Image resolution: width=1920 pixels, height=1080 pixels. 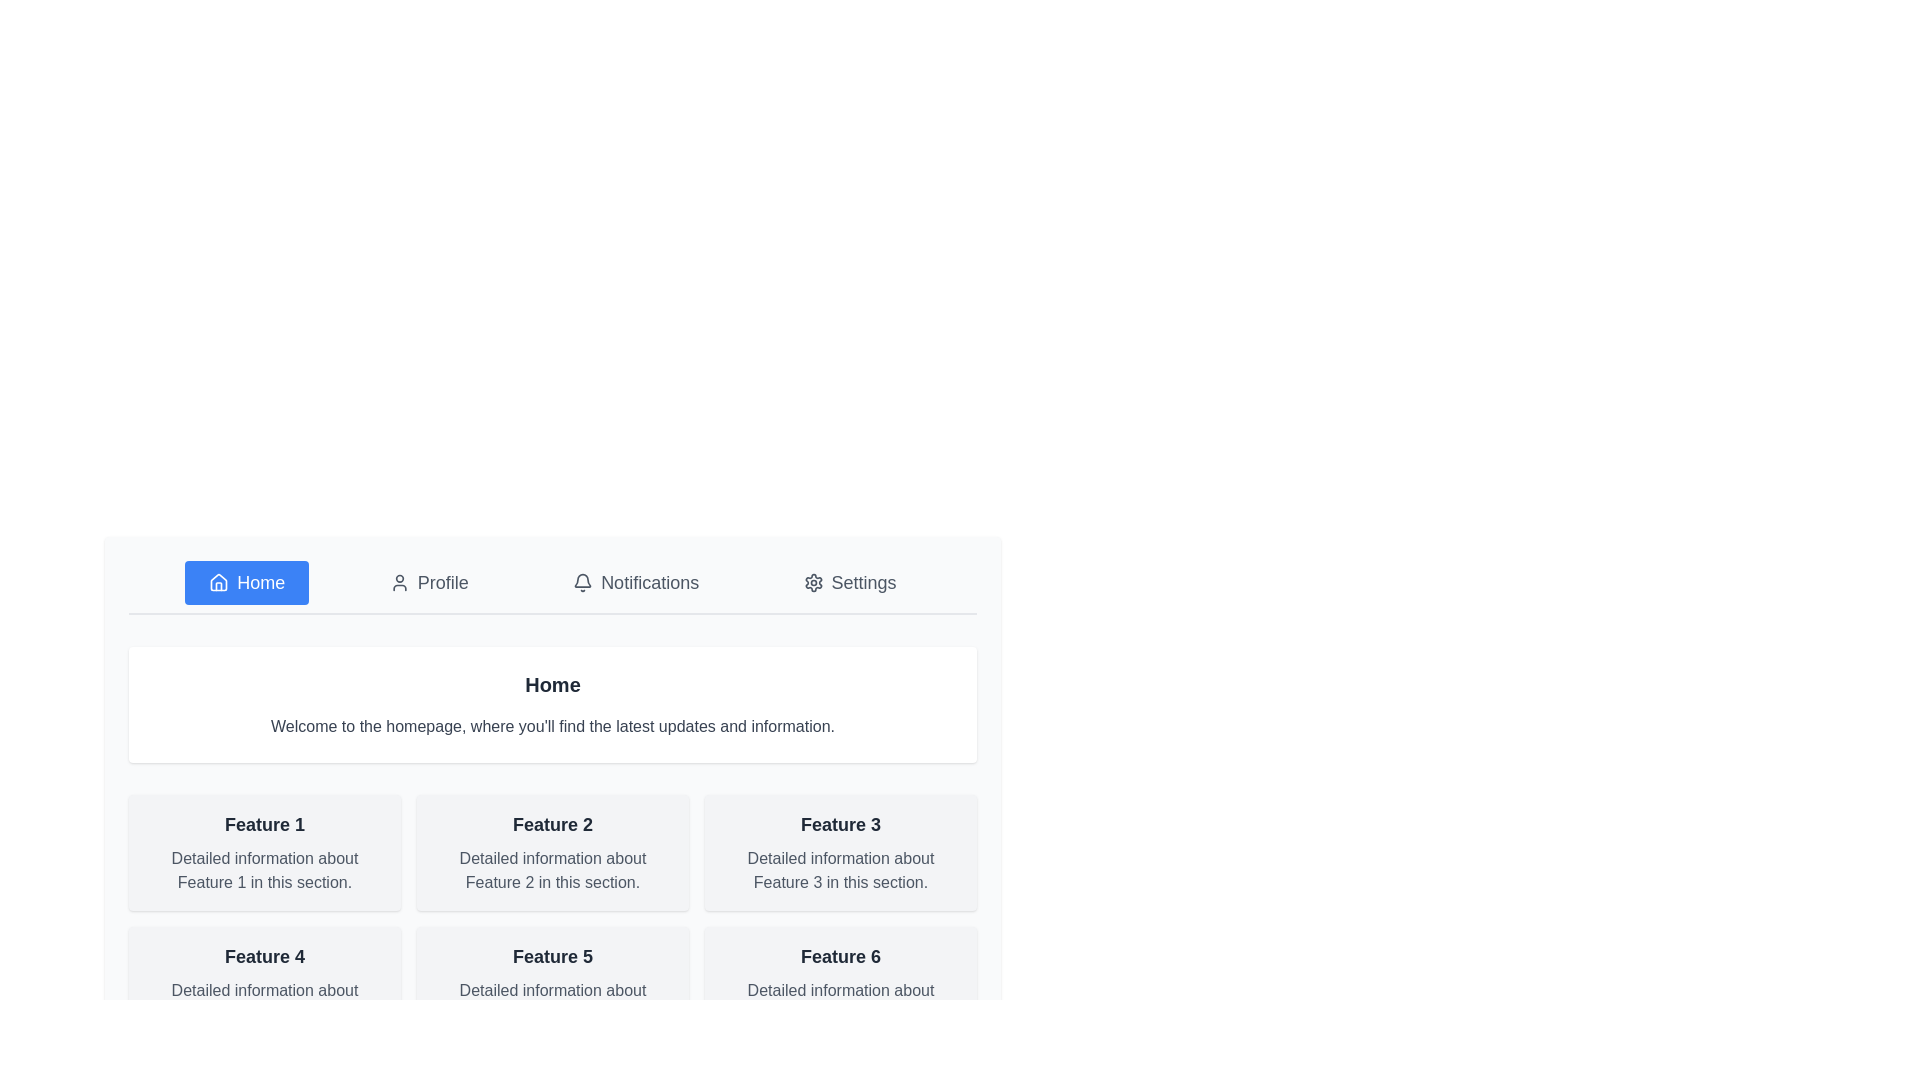 I want to click on the 'Settings' text label, which is styled in gray and located at the rightmost side of the horizontal navigation menu, so click(x=864, y=582).